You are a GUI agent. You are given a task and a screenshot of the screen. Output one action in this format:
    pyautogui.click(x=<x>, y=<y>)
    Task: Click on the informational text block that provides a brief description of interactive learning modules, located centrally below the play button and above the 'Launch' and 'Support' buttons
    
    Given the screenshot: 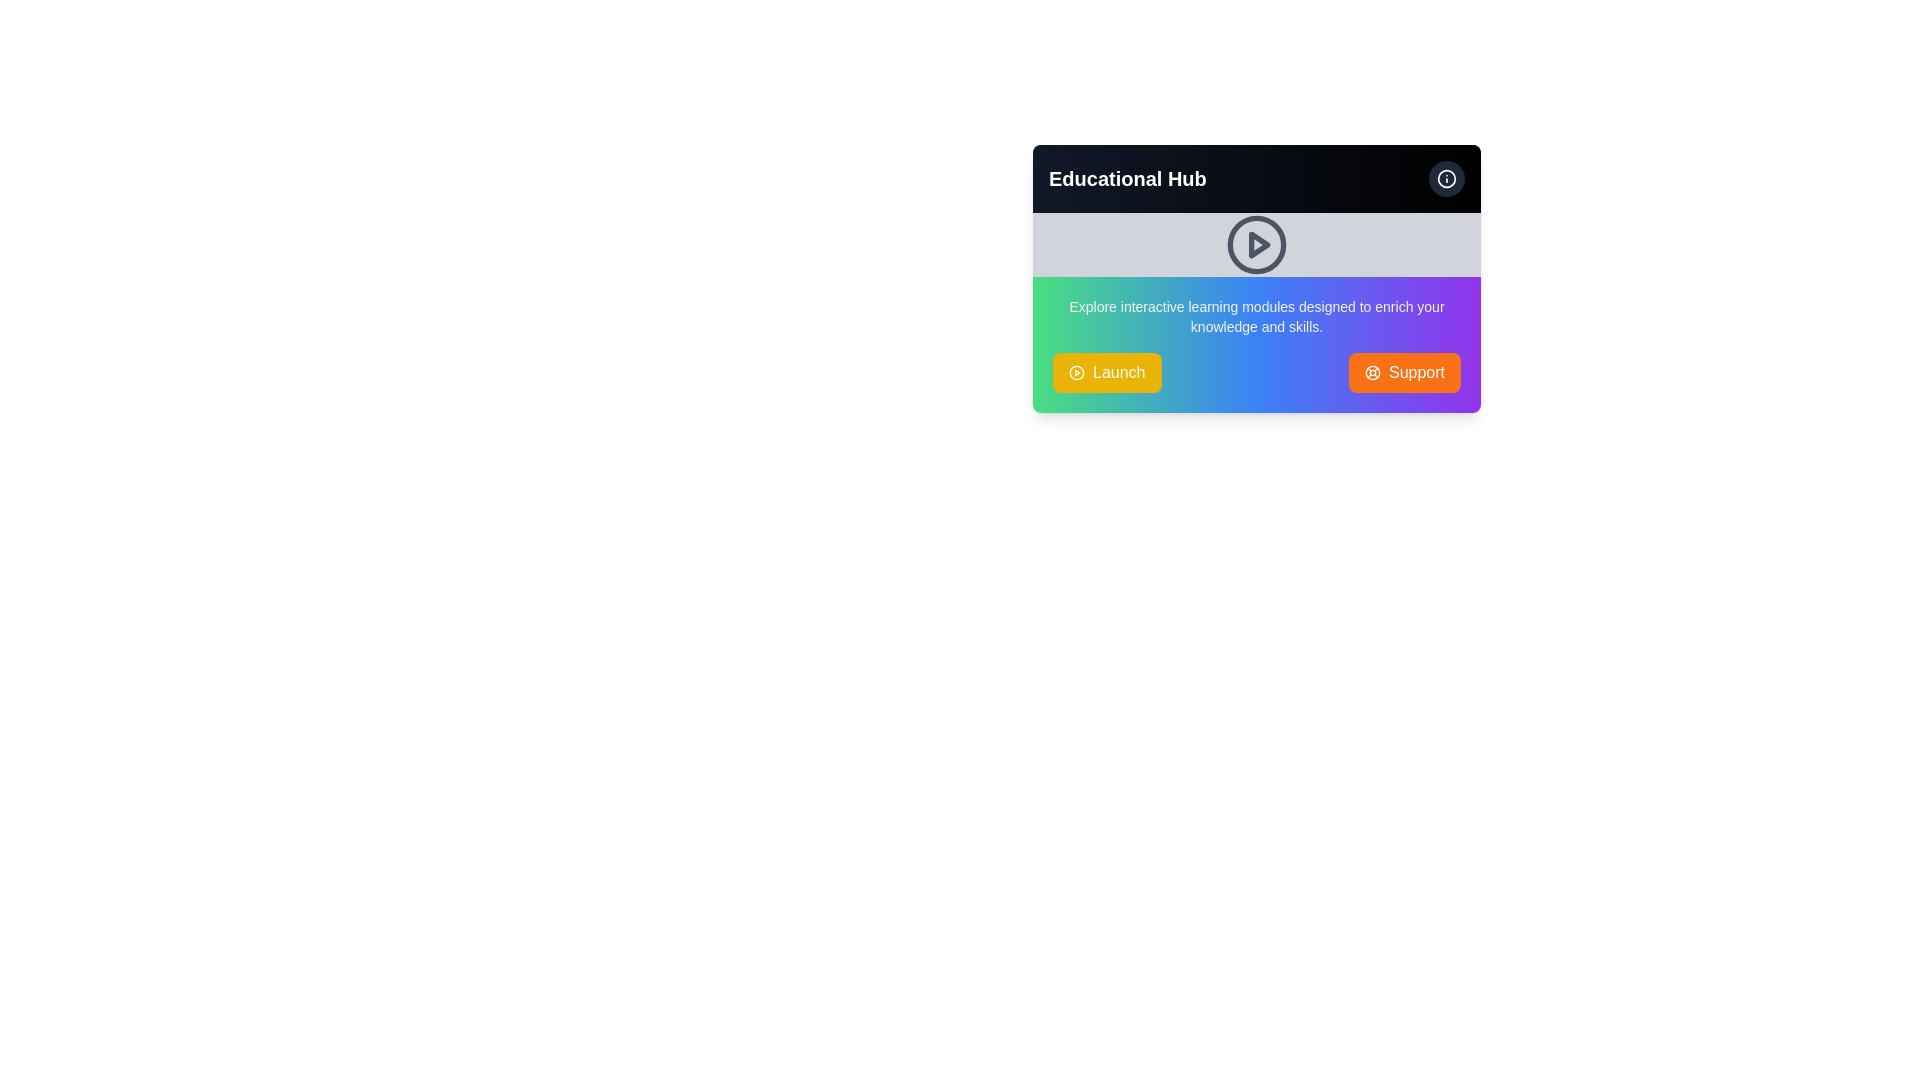 What is the action you would take?
    pyautogui.click(x=1256, y=315)
    